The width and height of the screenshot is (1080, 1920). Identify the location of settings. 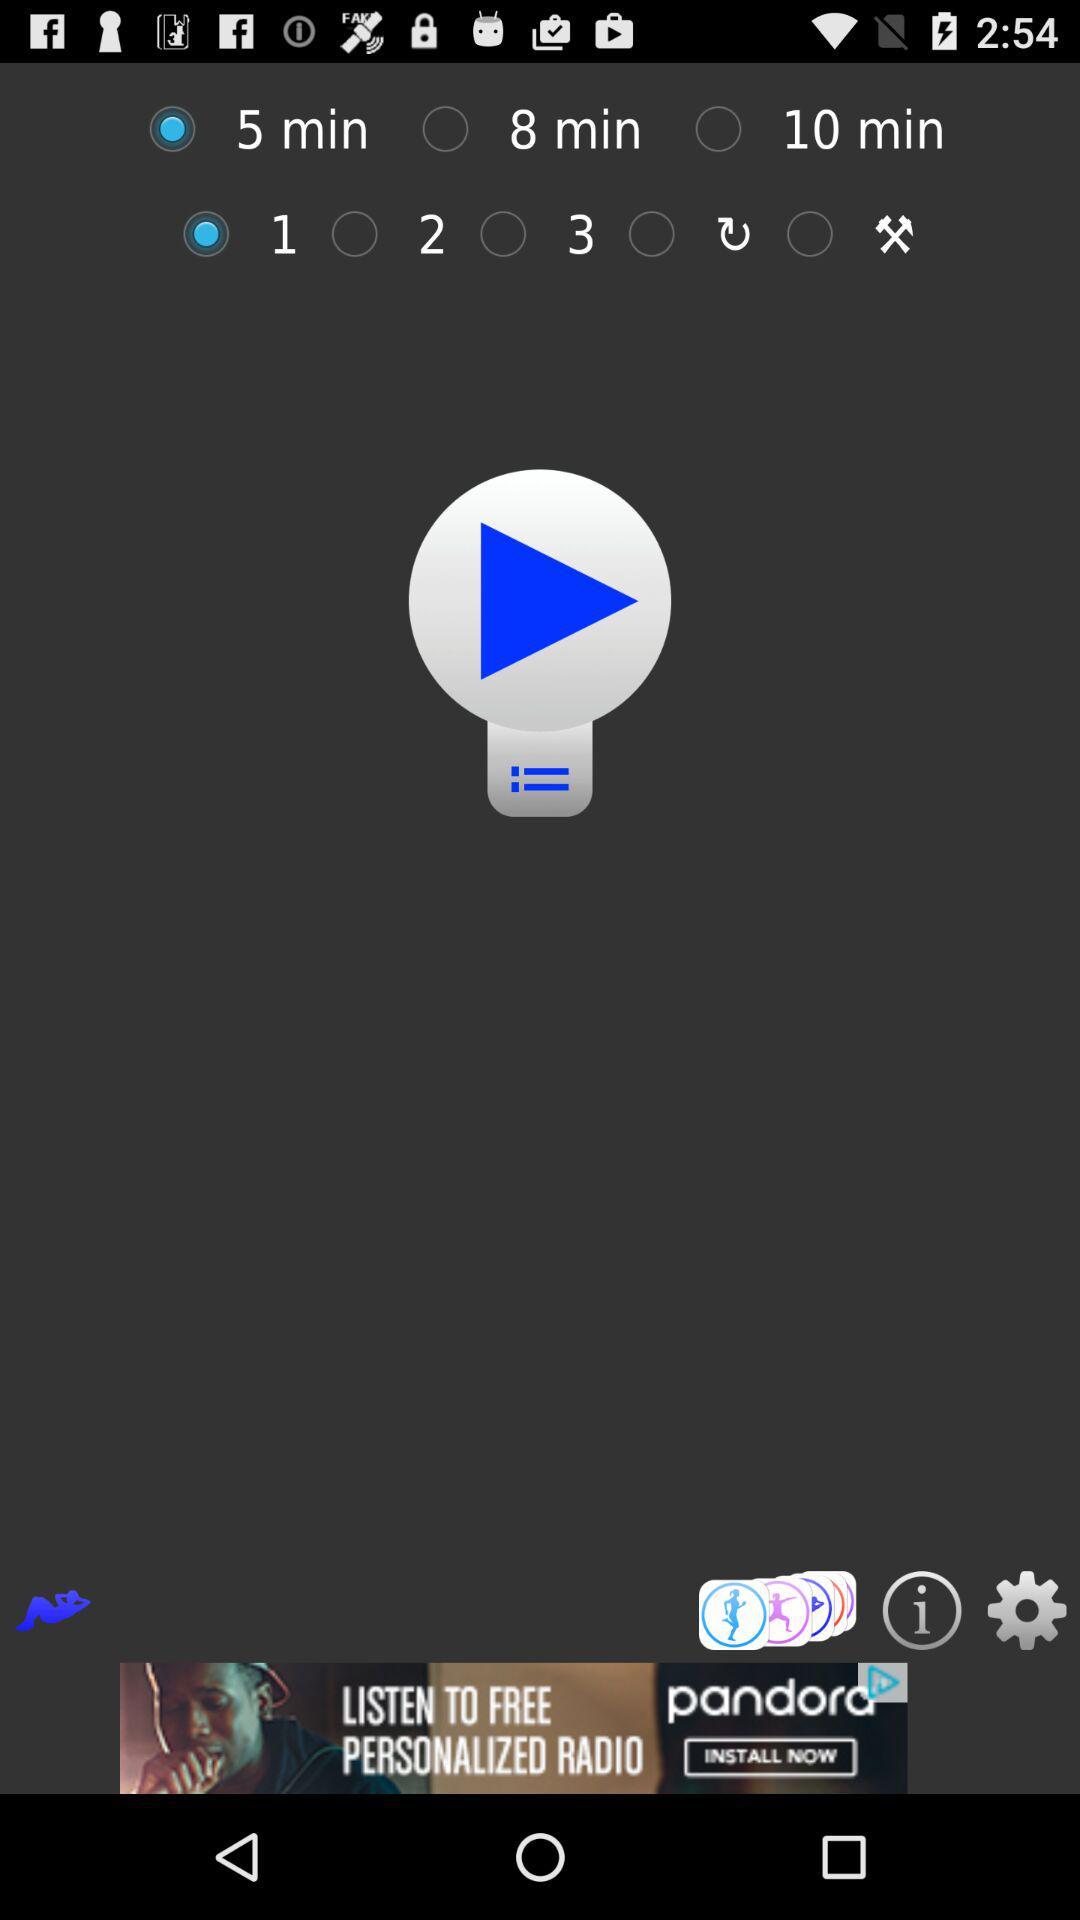
(1027, 1610).